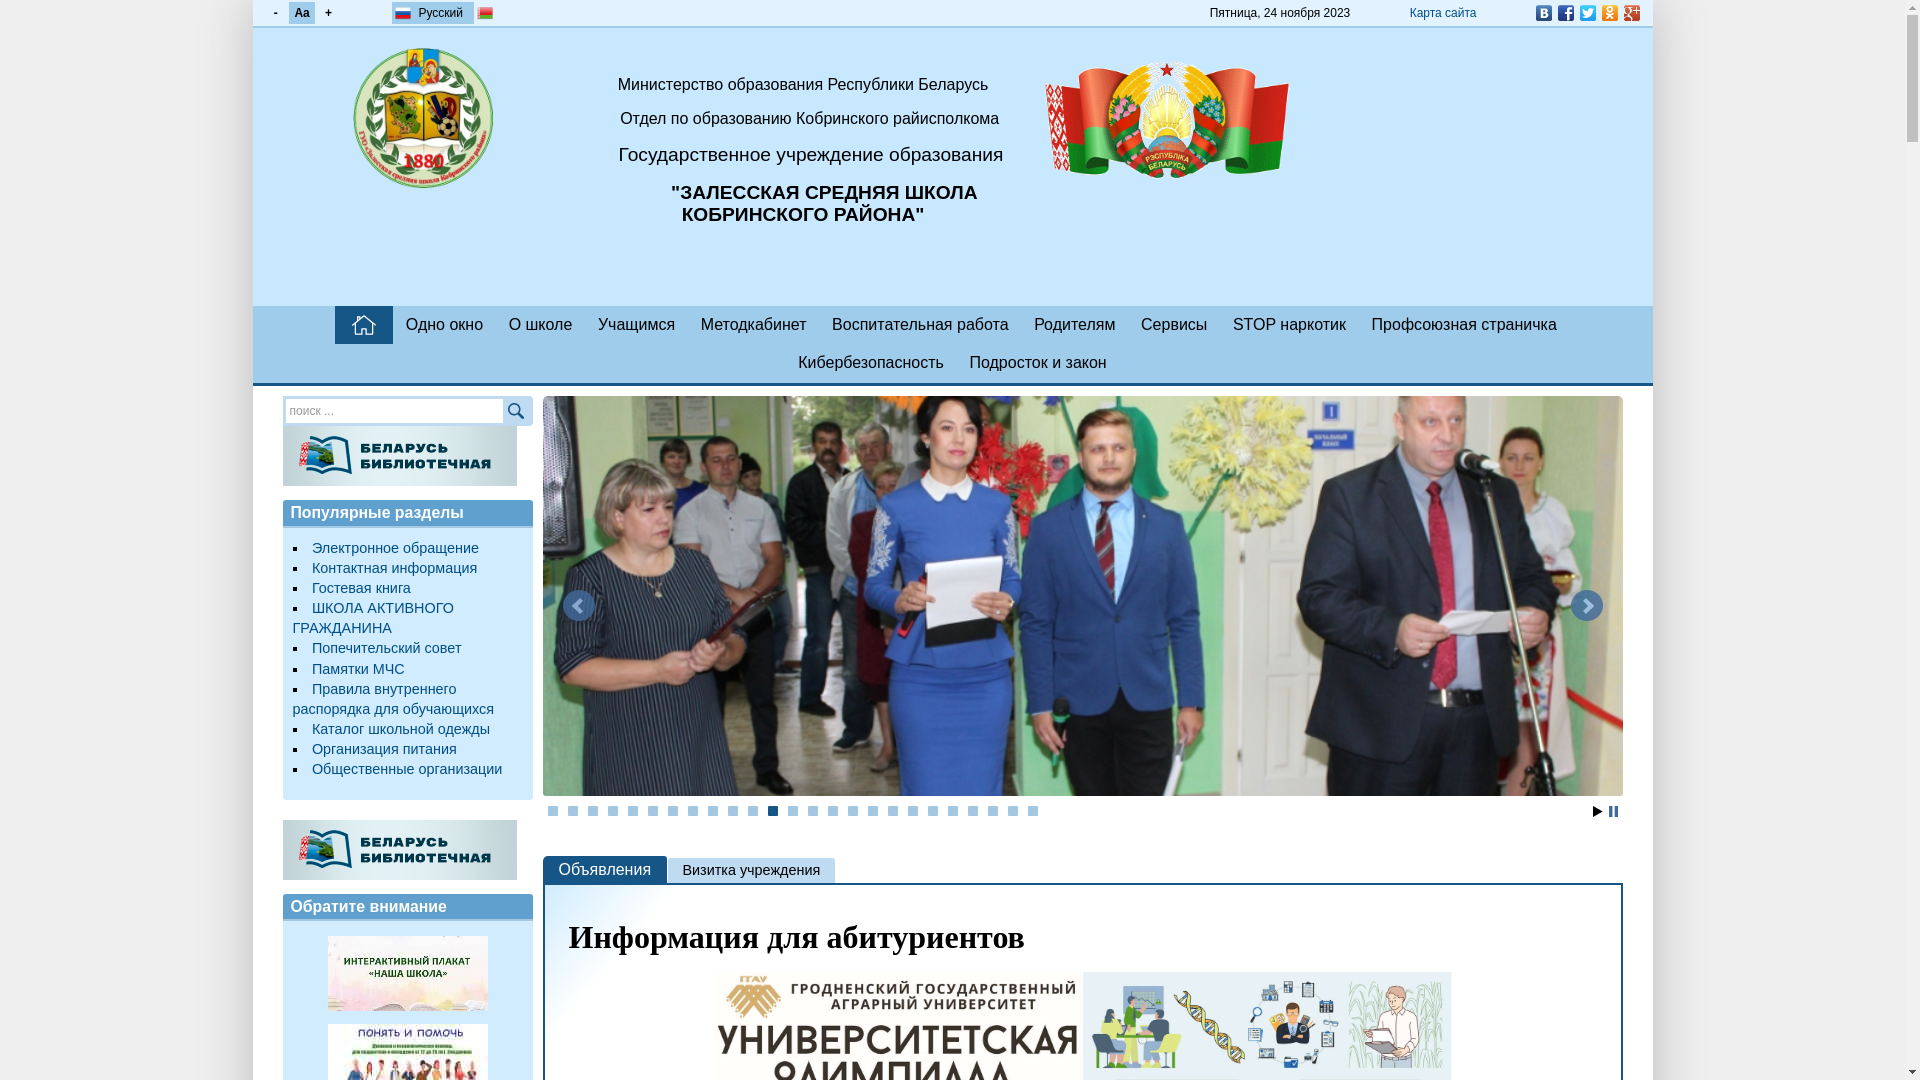 The height and width of the screenshot is (1080, 1920). I want to click on '3', so click(592, 810).